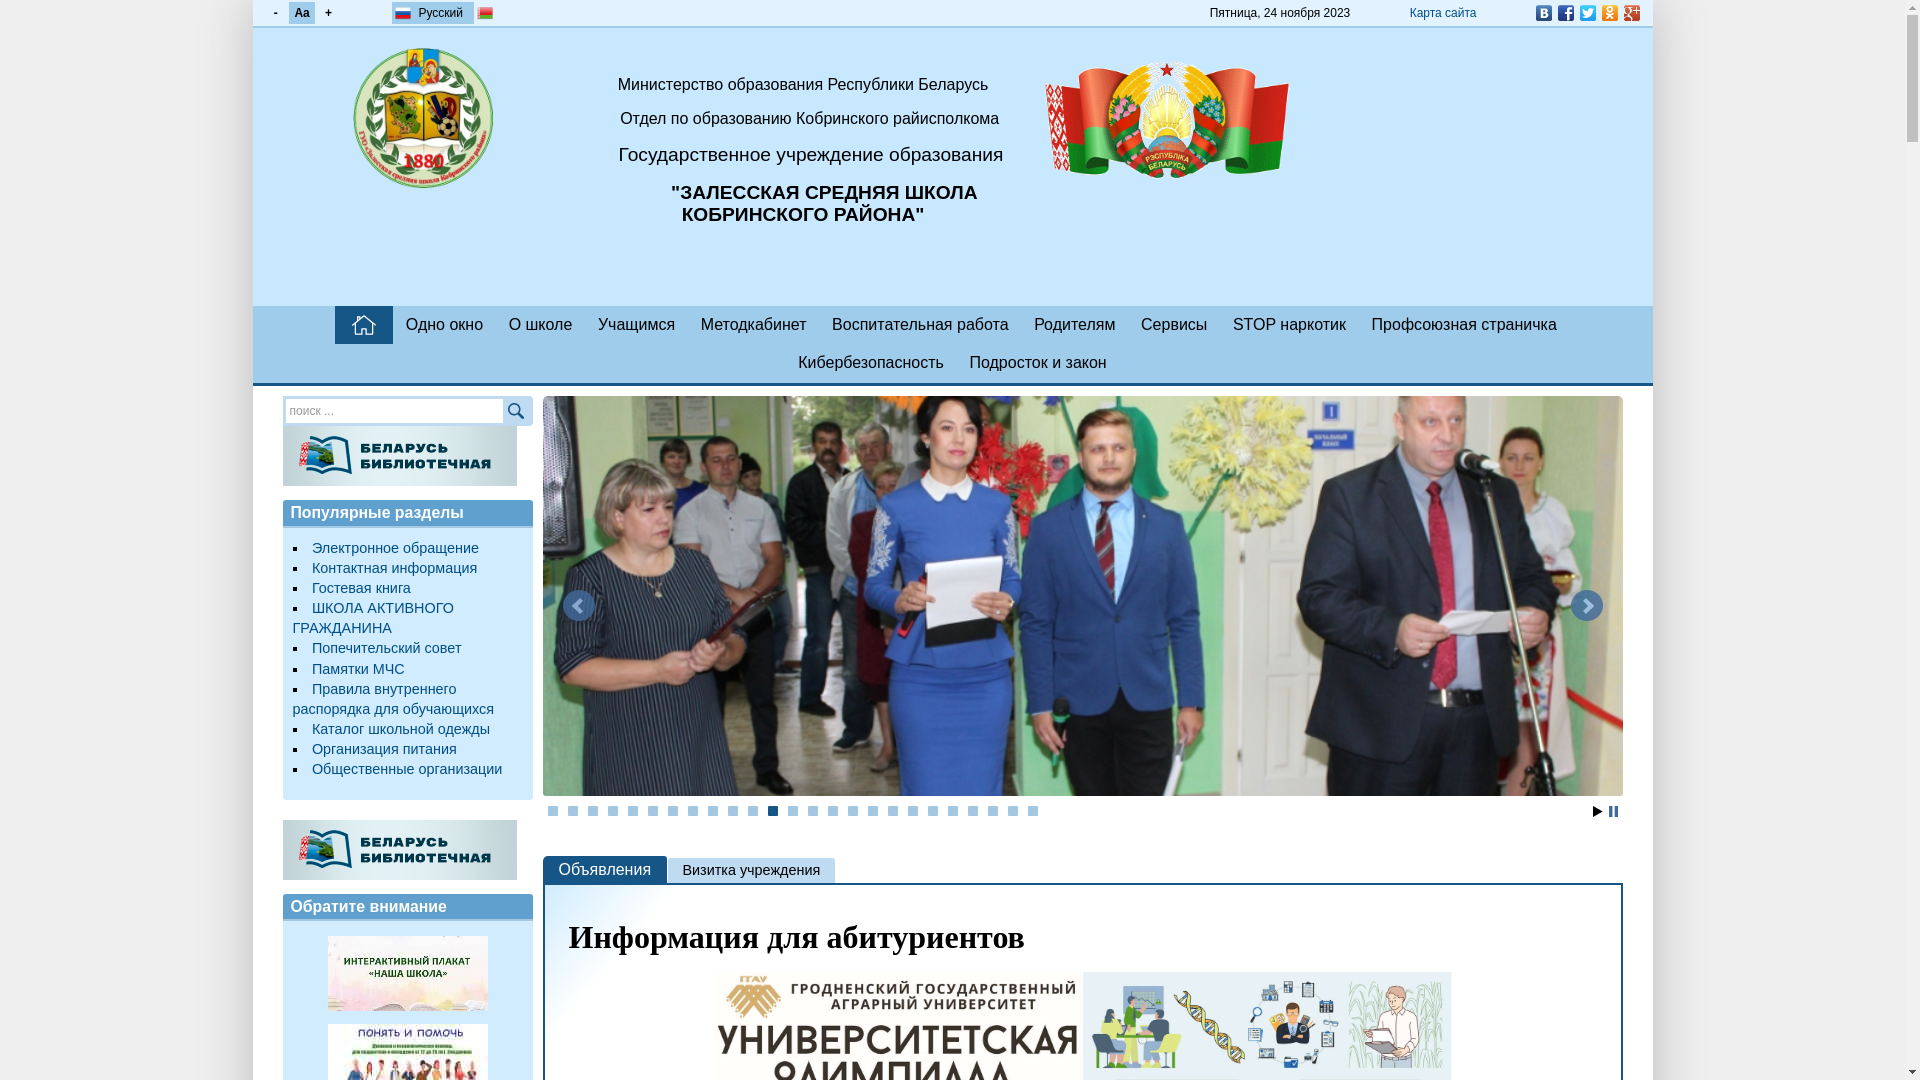 The height and width of the screenshot is (1080, 1920). I want to click on '3', so click(592, 810).